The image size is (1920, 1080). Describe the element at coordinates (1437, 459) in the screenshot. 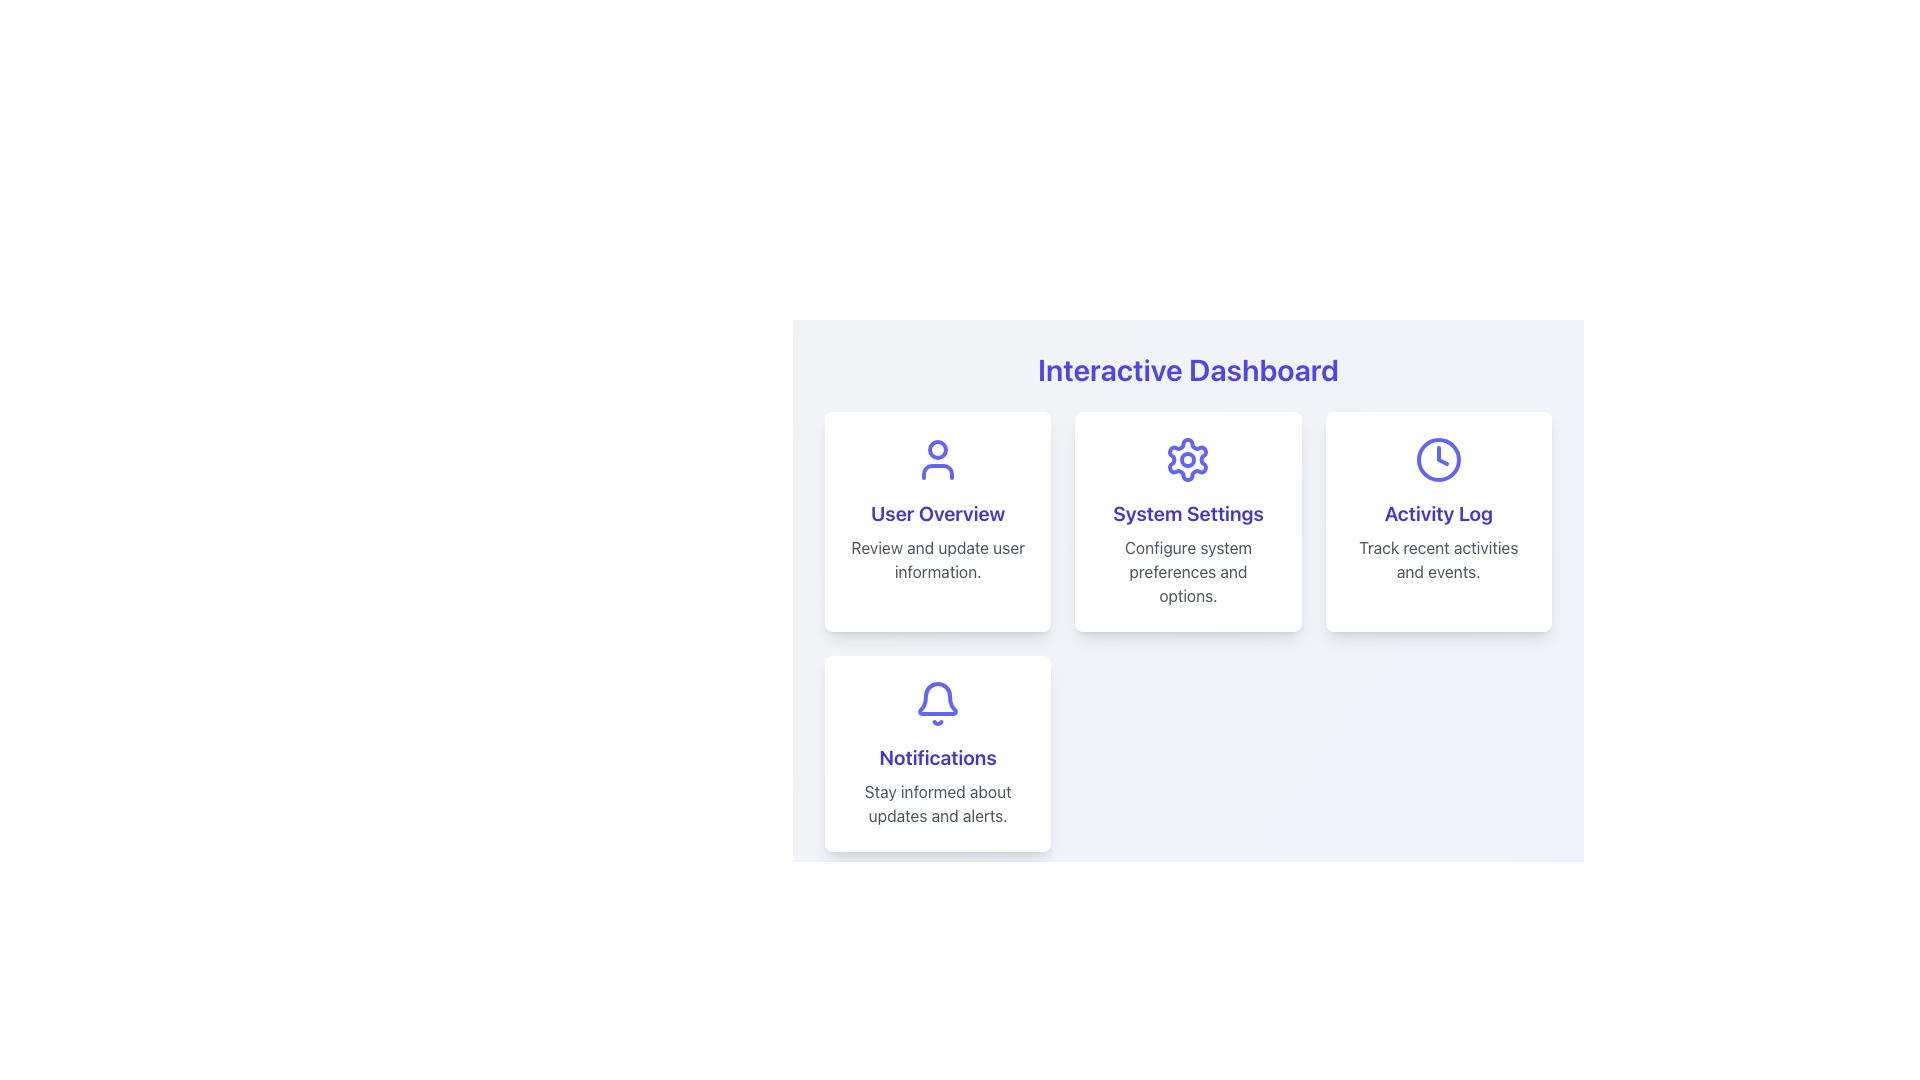

I see `the vibrant indigo clock icon located at the top-center of the 'Activity Log' card on the dashboard` at that location.